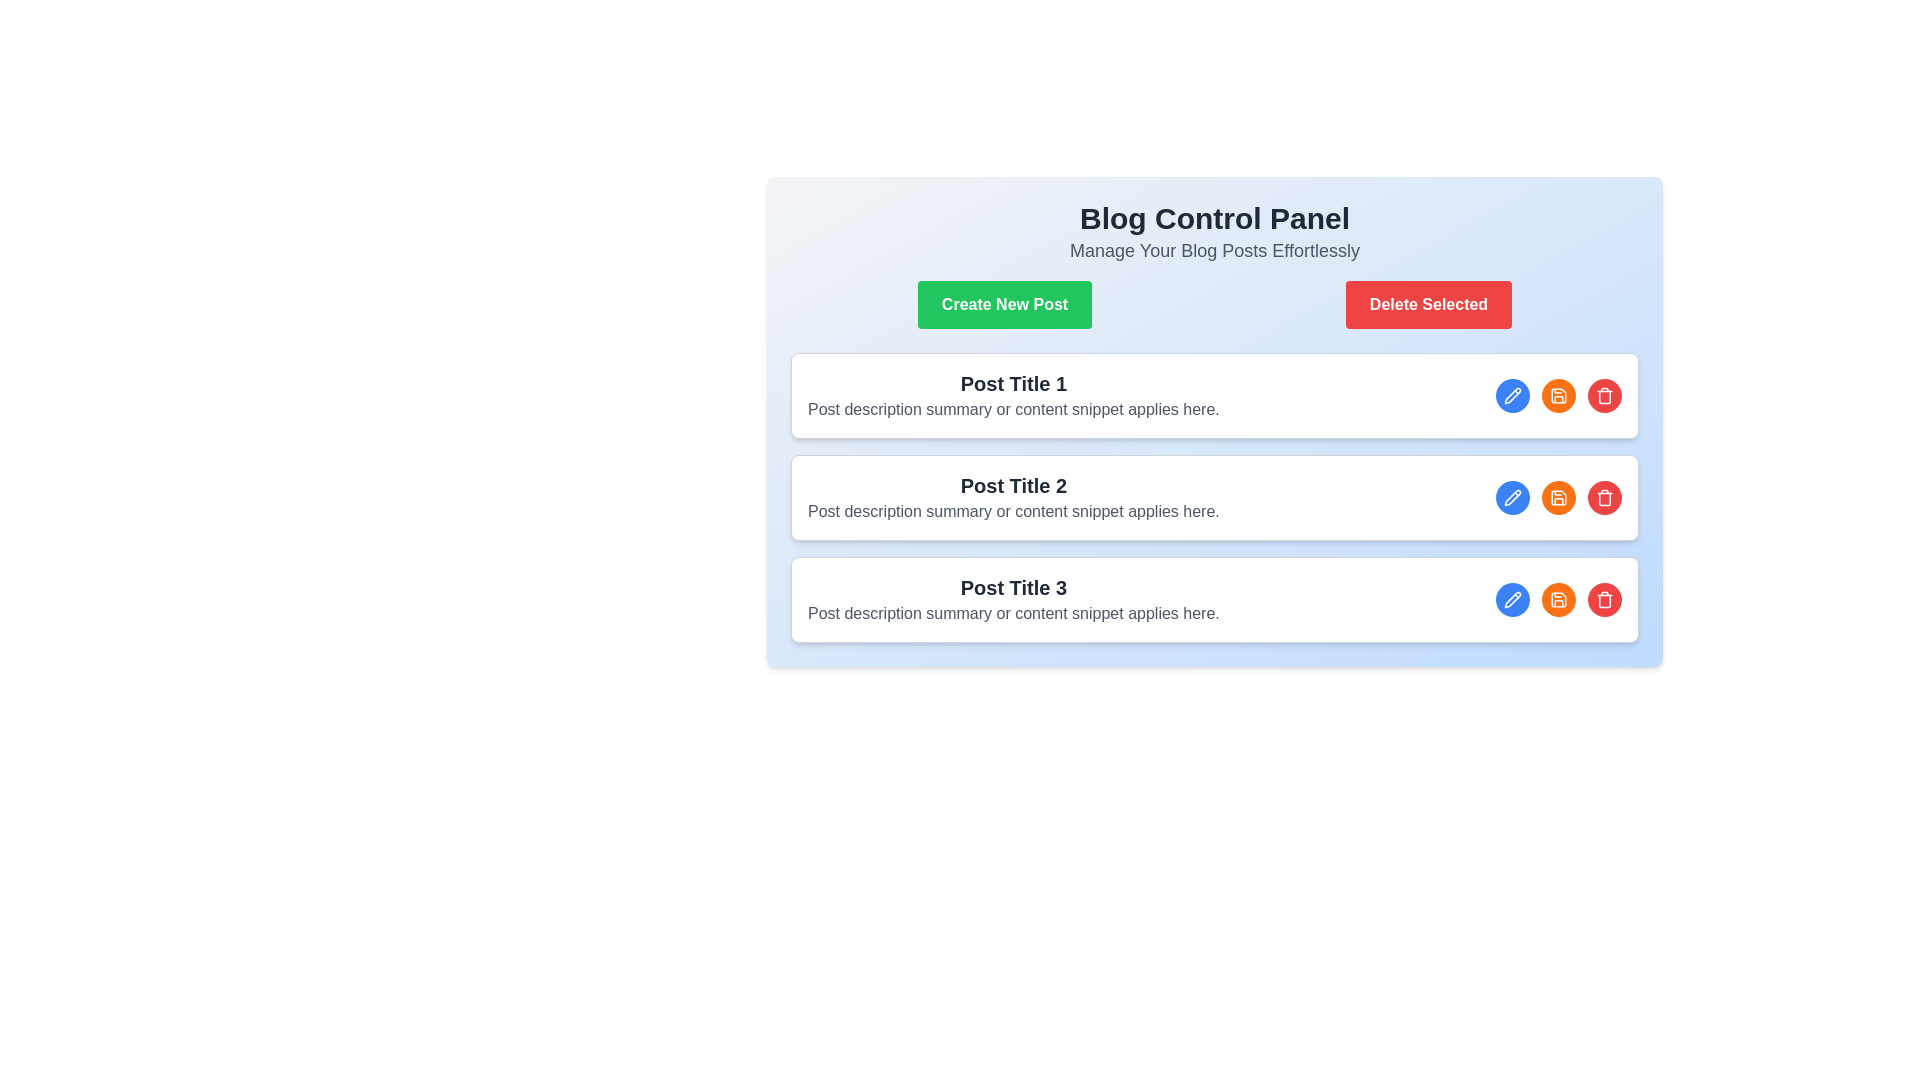 The height and width of the screenshot is (1080, 1920). What do you see at coordinates (1604, 496) in the screenshot?
I see `the circular red button with a white trash icon located in the bottom right corner of the card labeled 'Post Title 3'` at bounding box center [1604, 496].